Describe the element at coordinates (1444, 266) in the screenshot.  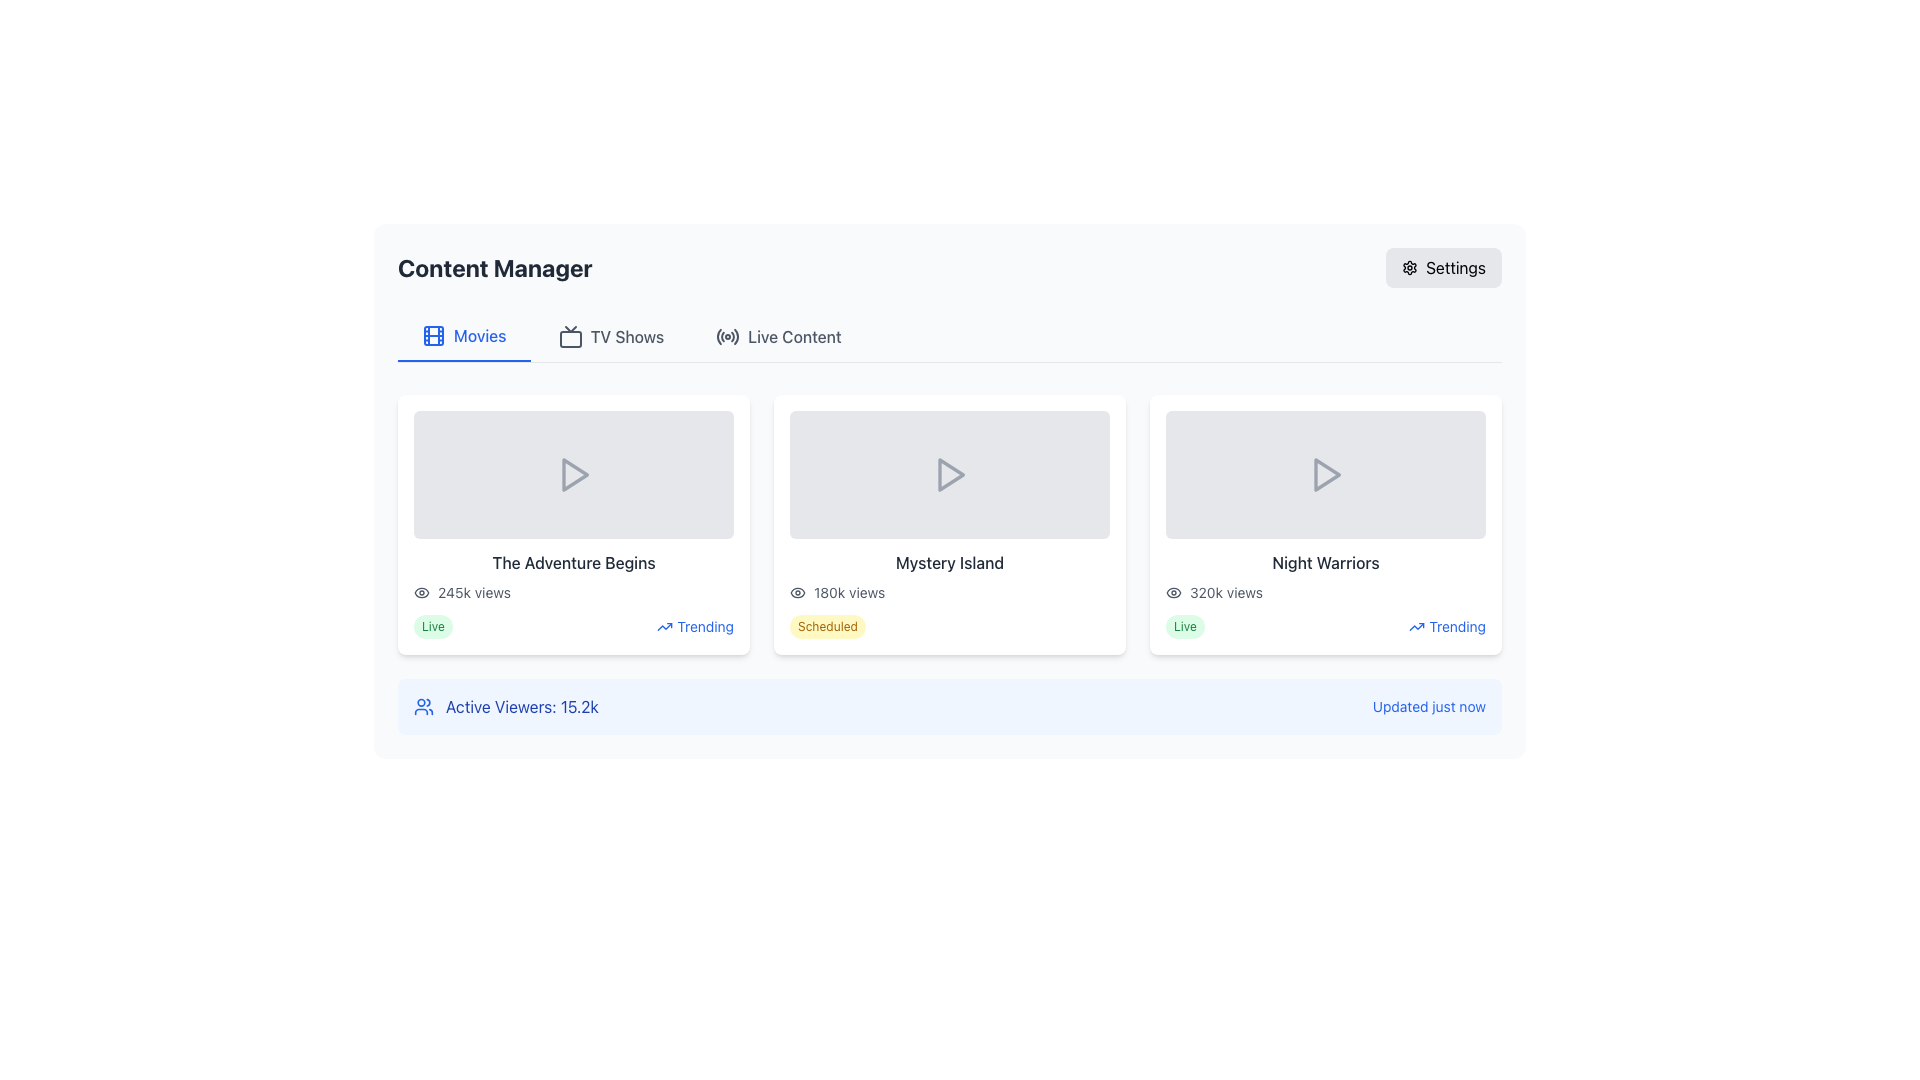
I see `the 'Settings' button located at the top-right corner of the 'Content Manager' section header` at that location.